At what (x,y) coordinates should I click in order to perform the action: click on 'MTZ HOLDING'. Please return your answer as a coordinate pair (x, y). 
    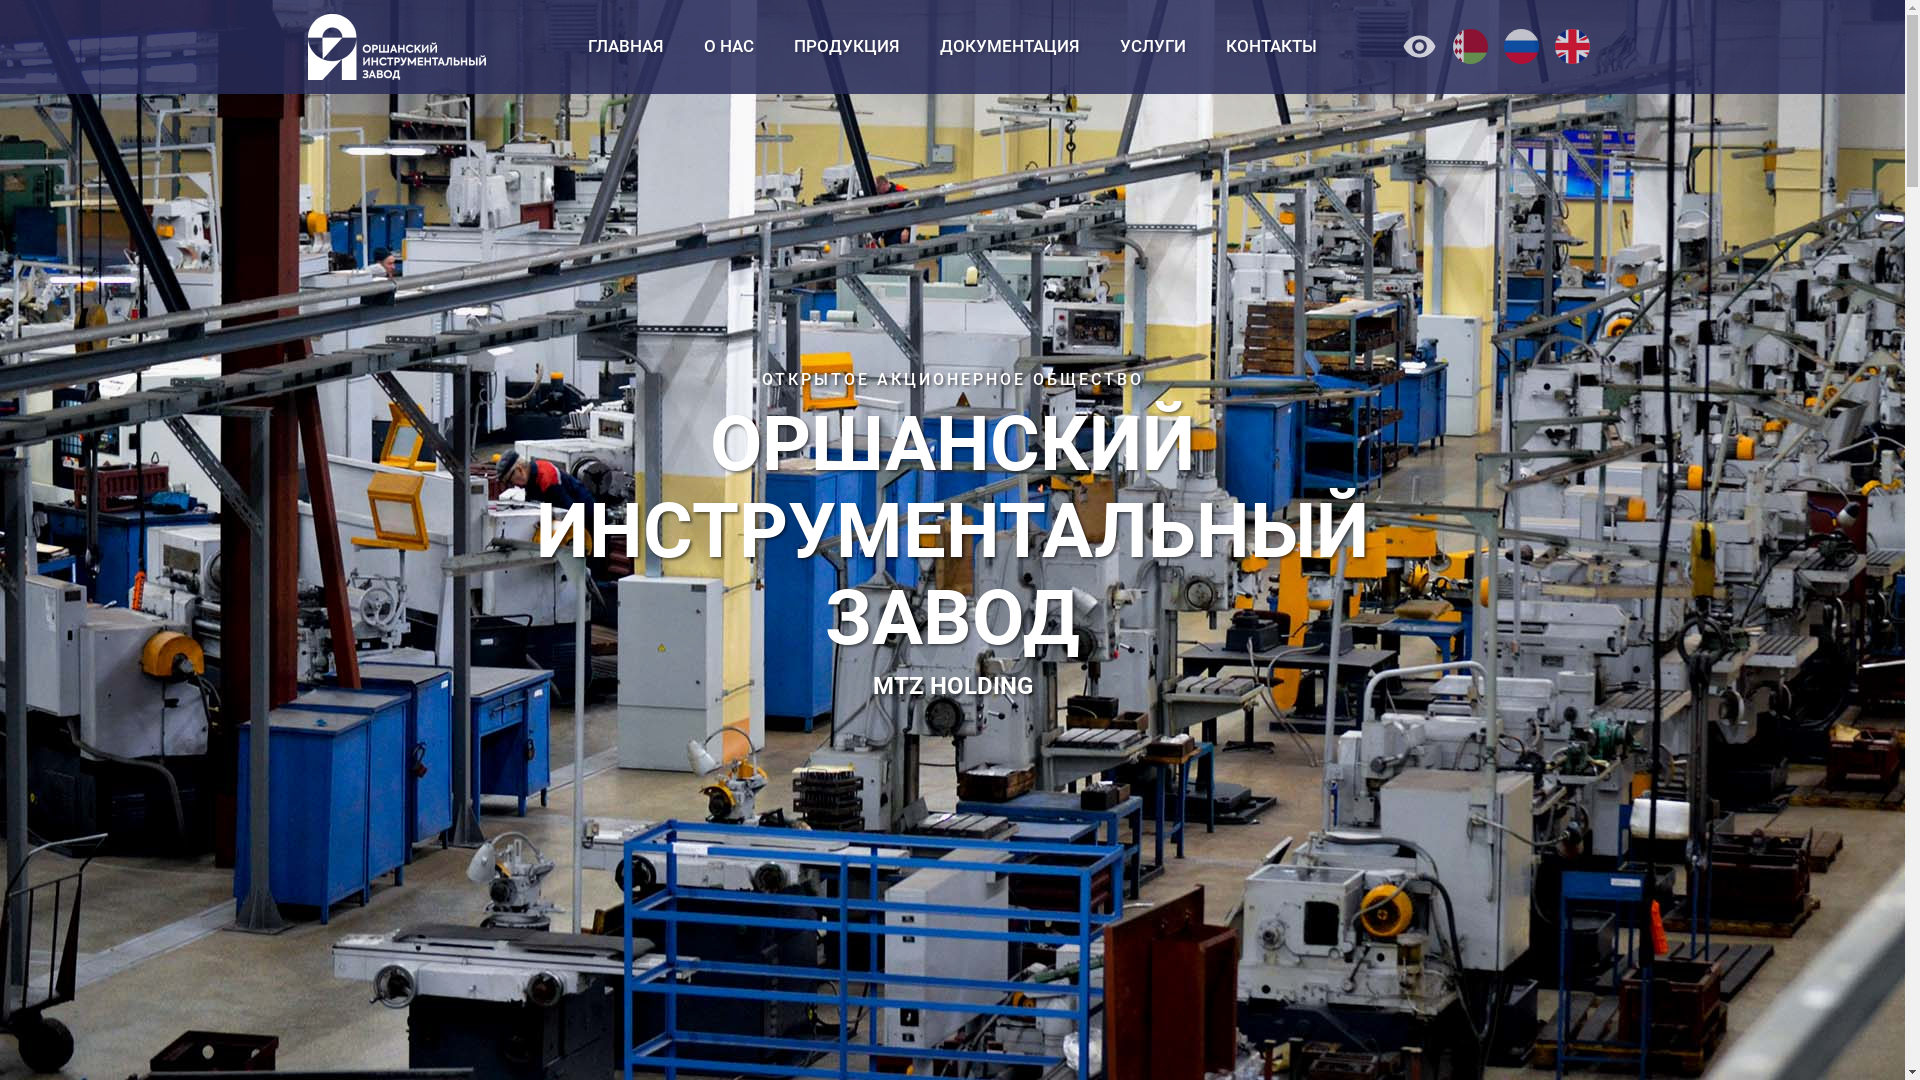
    Looking at the image, I should click on (872, 685).